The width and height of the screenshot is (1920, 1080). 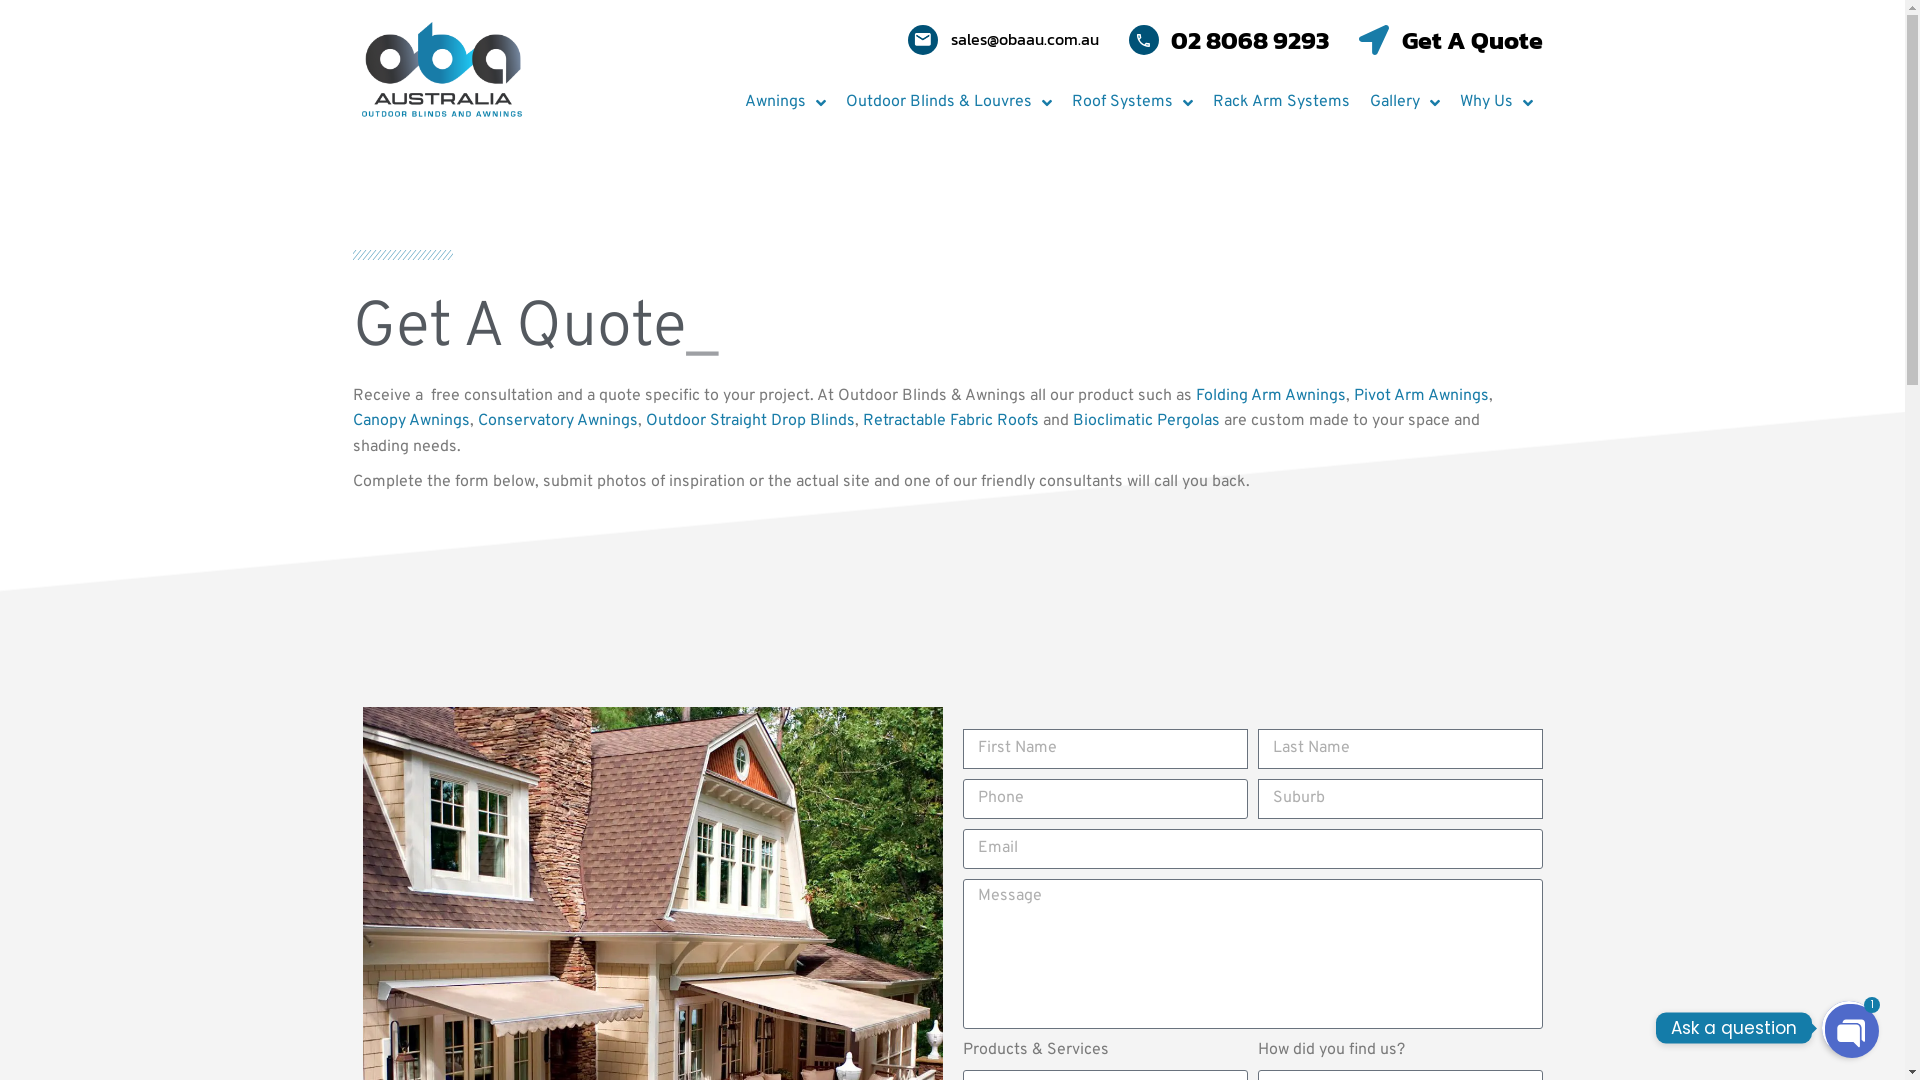 What do you see at coordinates (749, 419) in the screenshot?
I see `'Outdoor Straight Drop Blinds'` at bounding box center [749, 419].